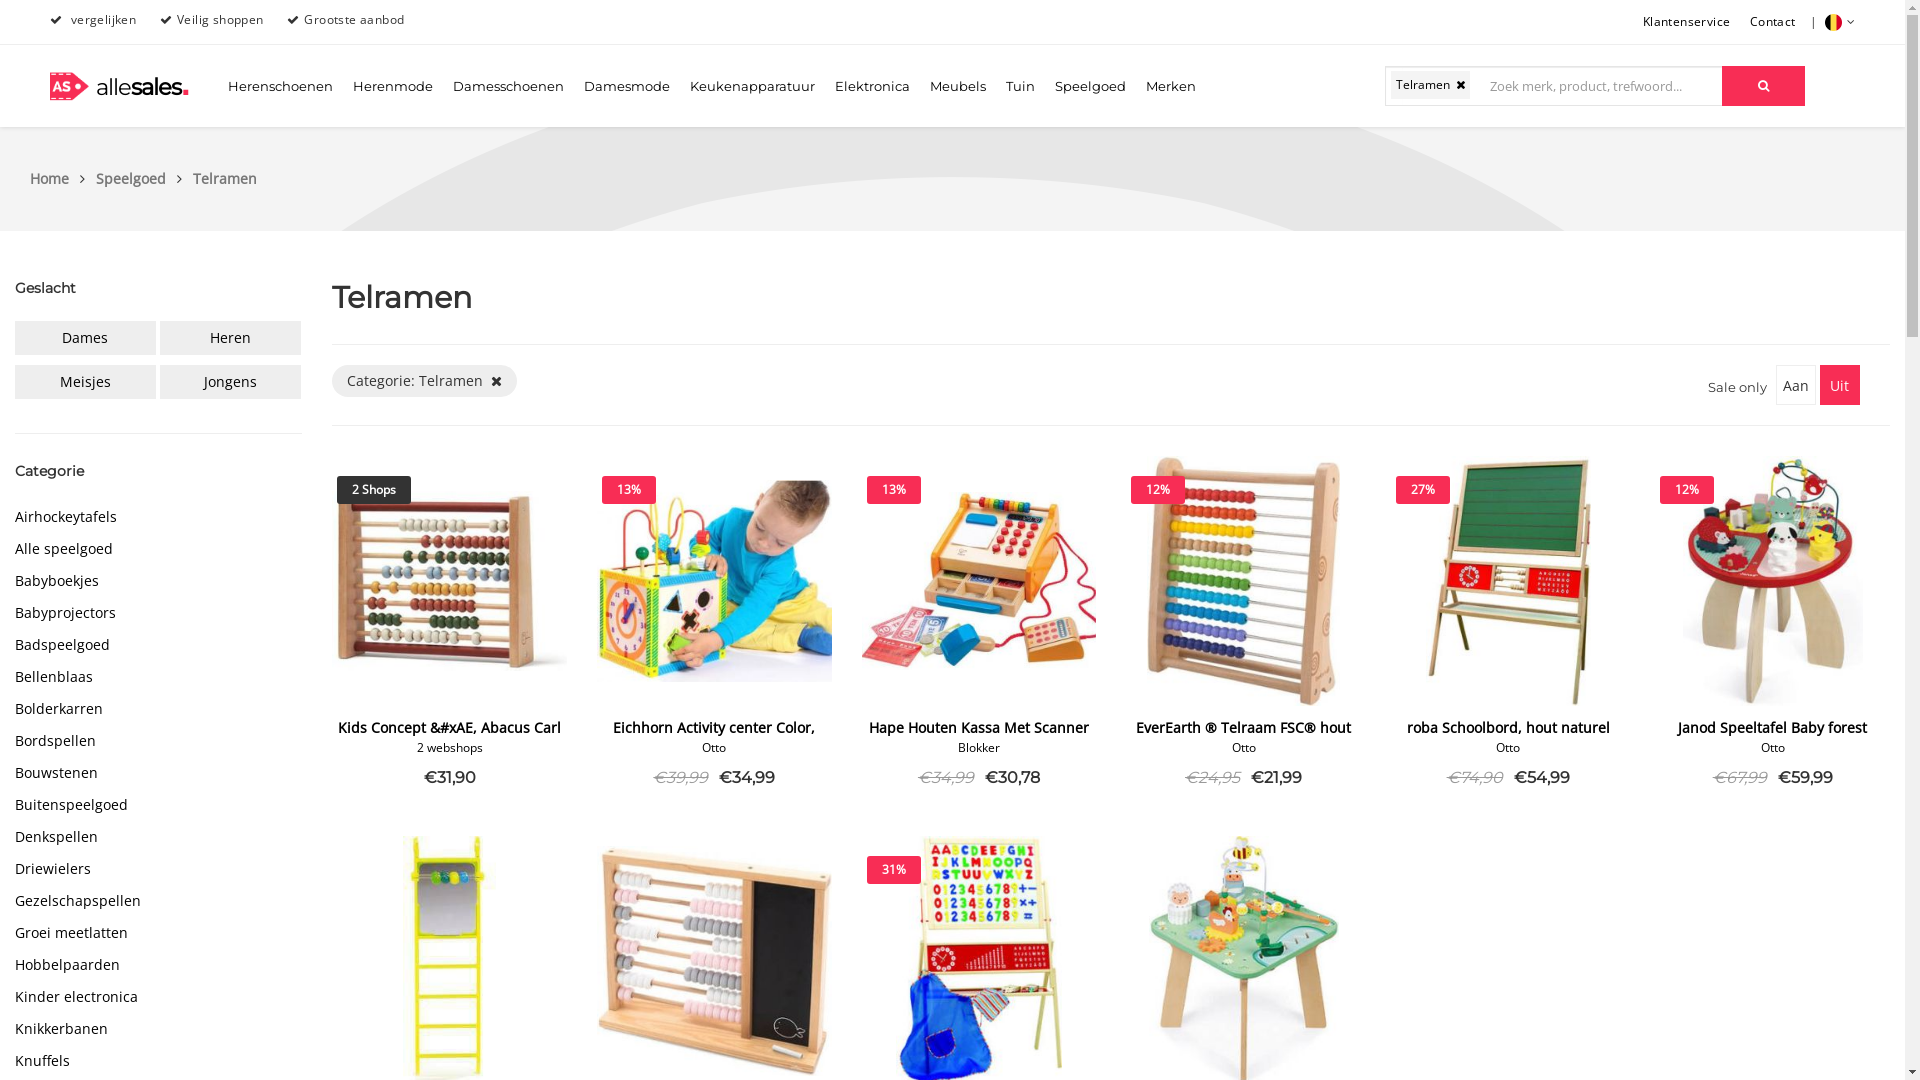 The width and height of the screenshot is (1920, 1080). What do you see at coordinates (157, 996) in the screenshot?
I see `'Kinder electronica'` at bounding box center [157, 996].